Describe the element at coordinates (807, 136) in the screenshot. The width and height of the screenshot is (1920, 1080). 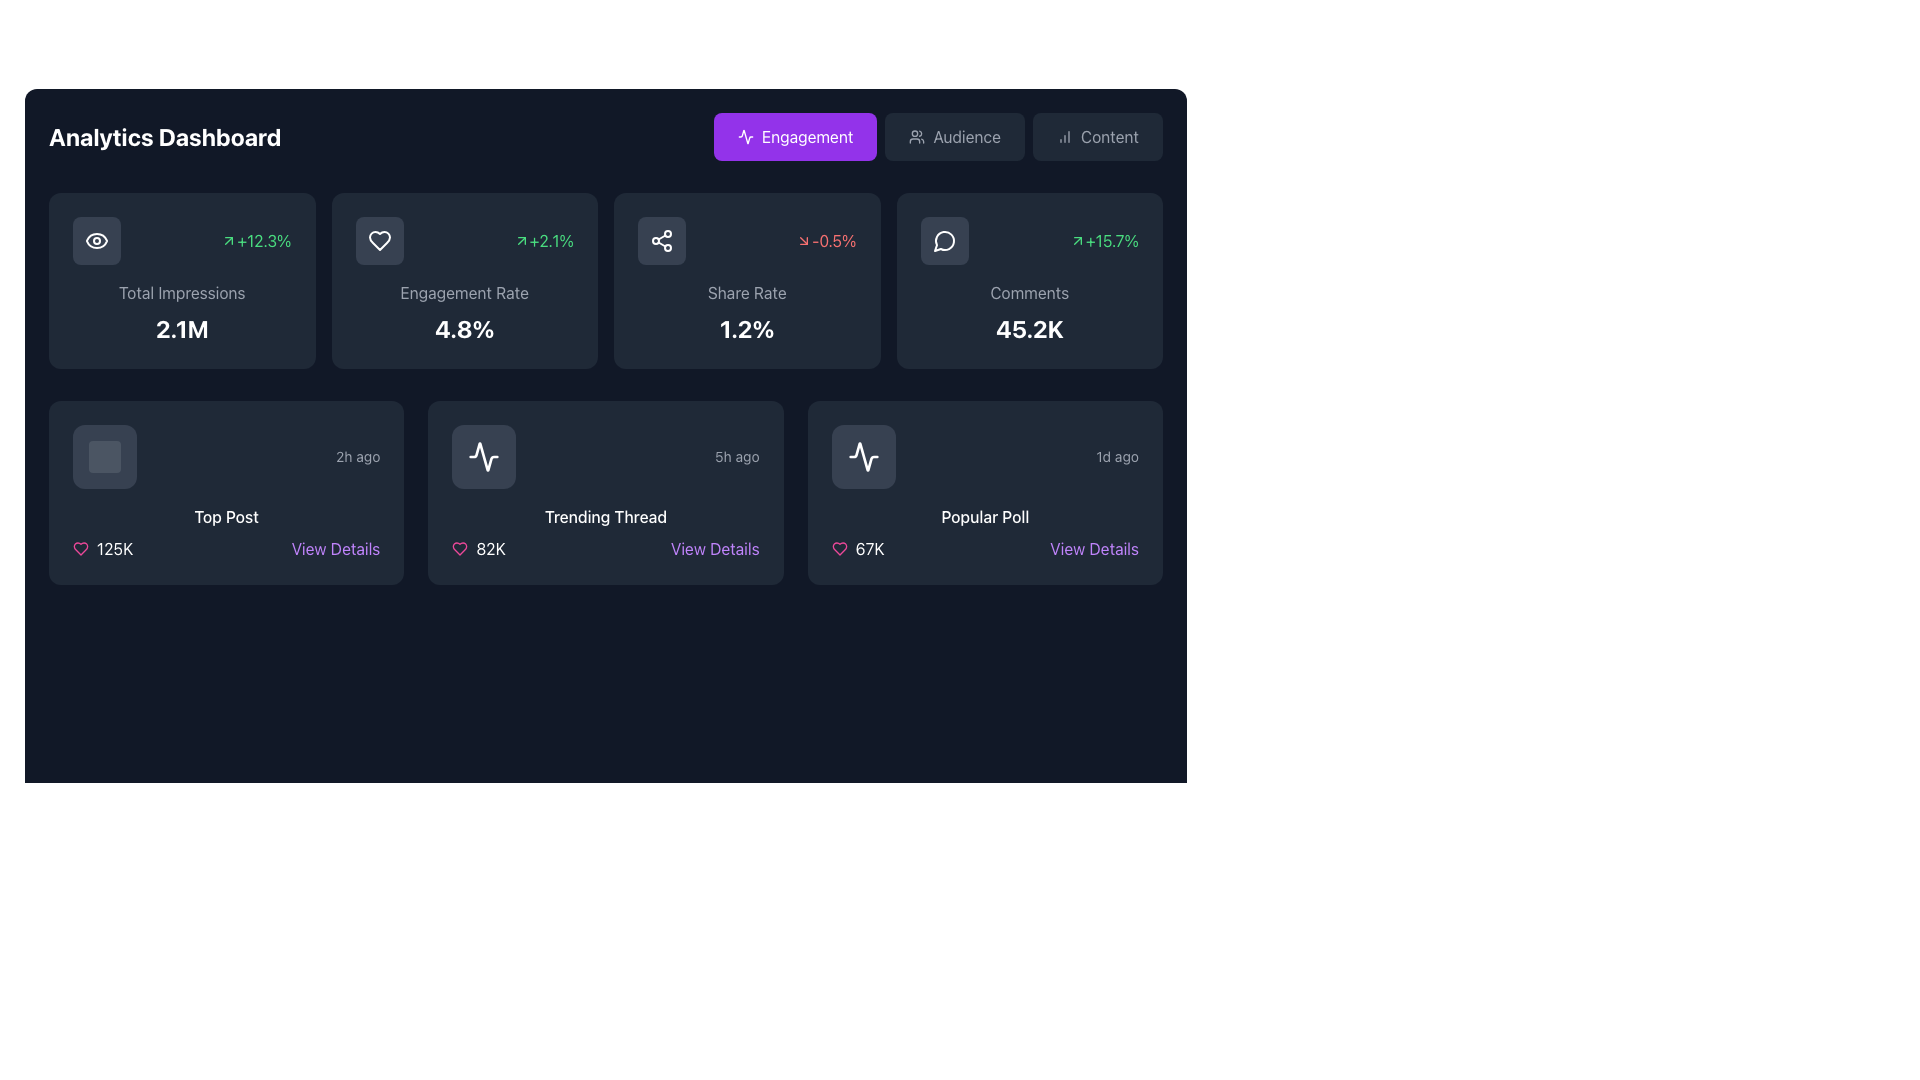
I see `the 'Engagement' button which contains the textual label indicating its functionality` at that location.